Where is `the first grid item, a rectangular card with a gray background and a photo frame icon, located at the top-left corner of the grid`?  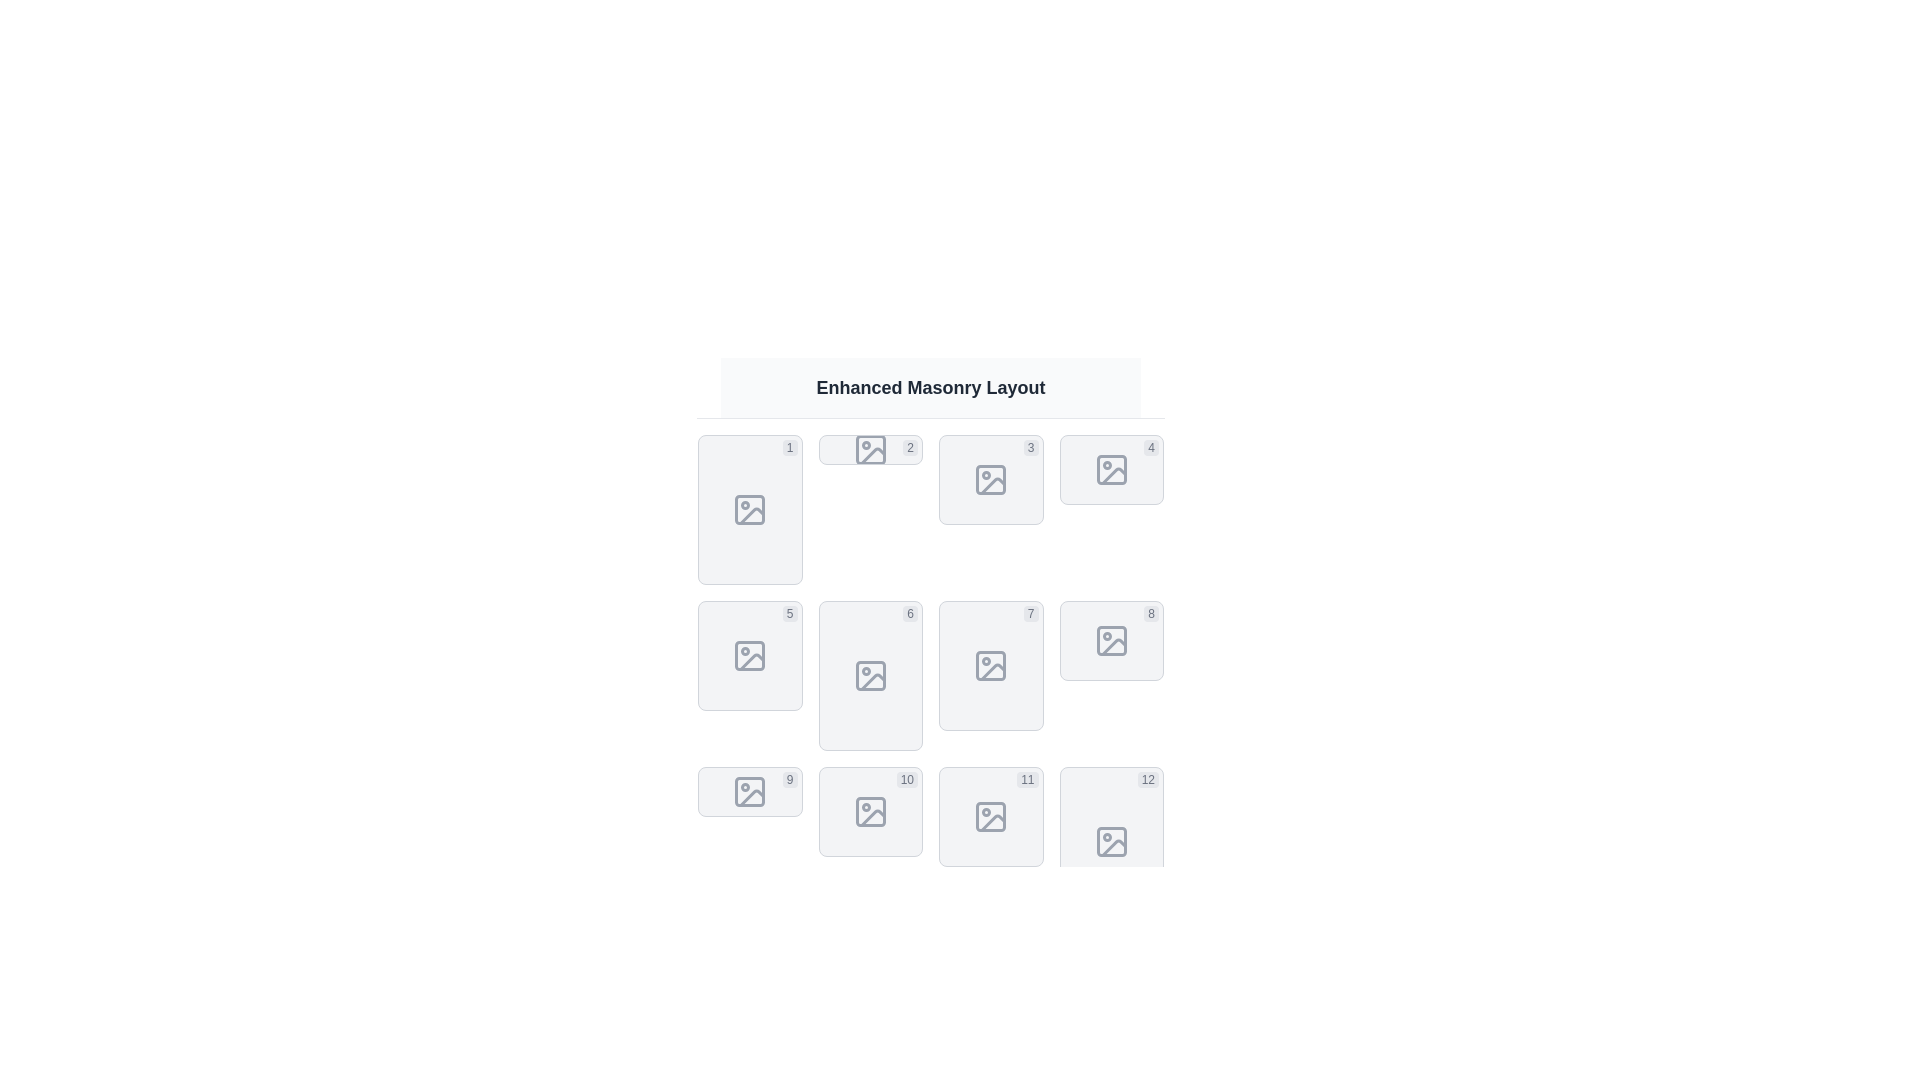 the first grid item, a rectangular card with a gray background and a photo frame icon, located at the top-left corner of the grid is located at coordinates (749, 508).